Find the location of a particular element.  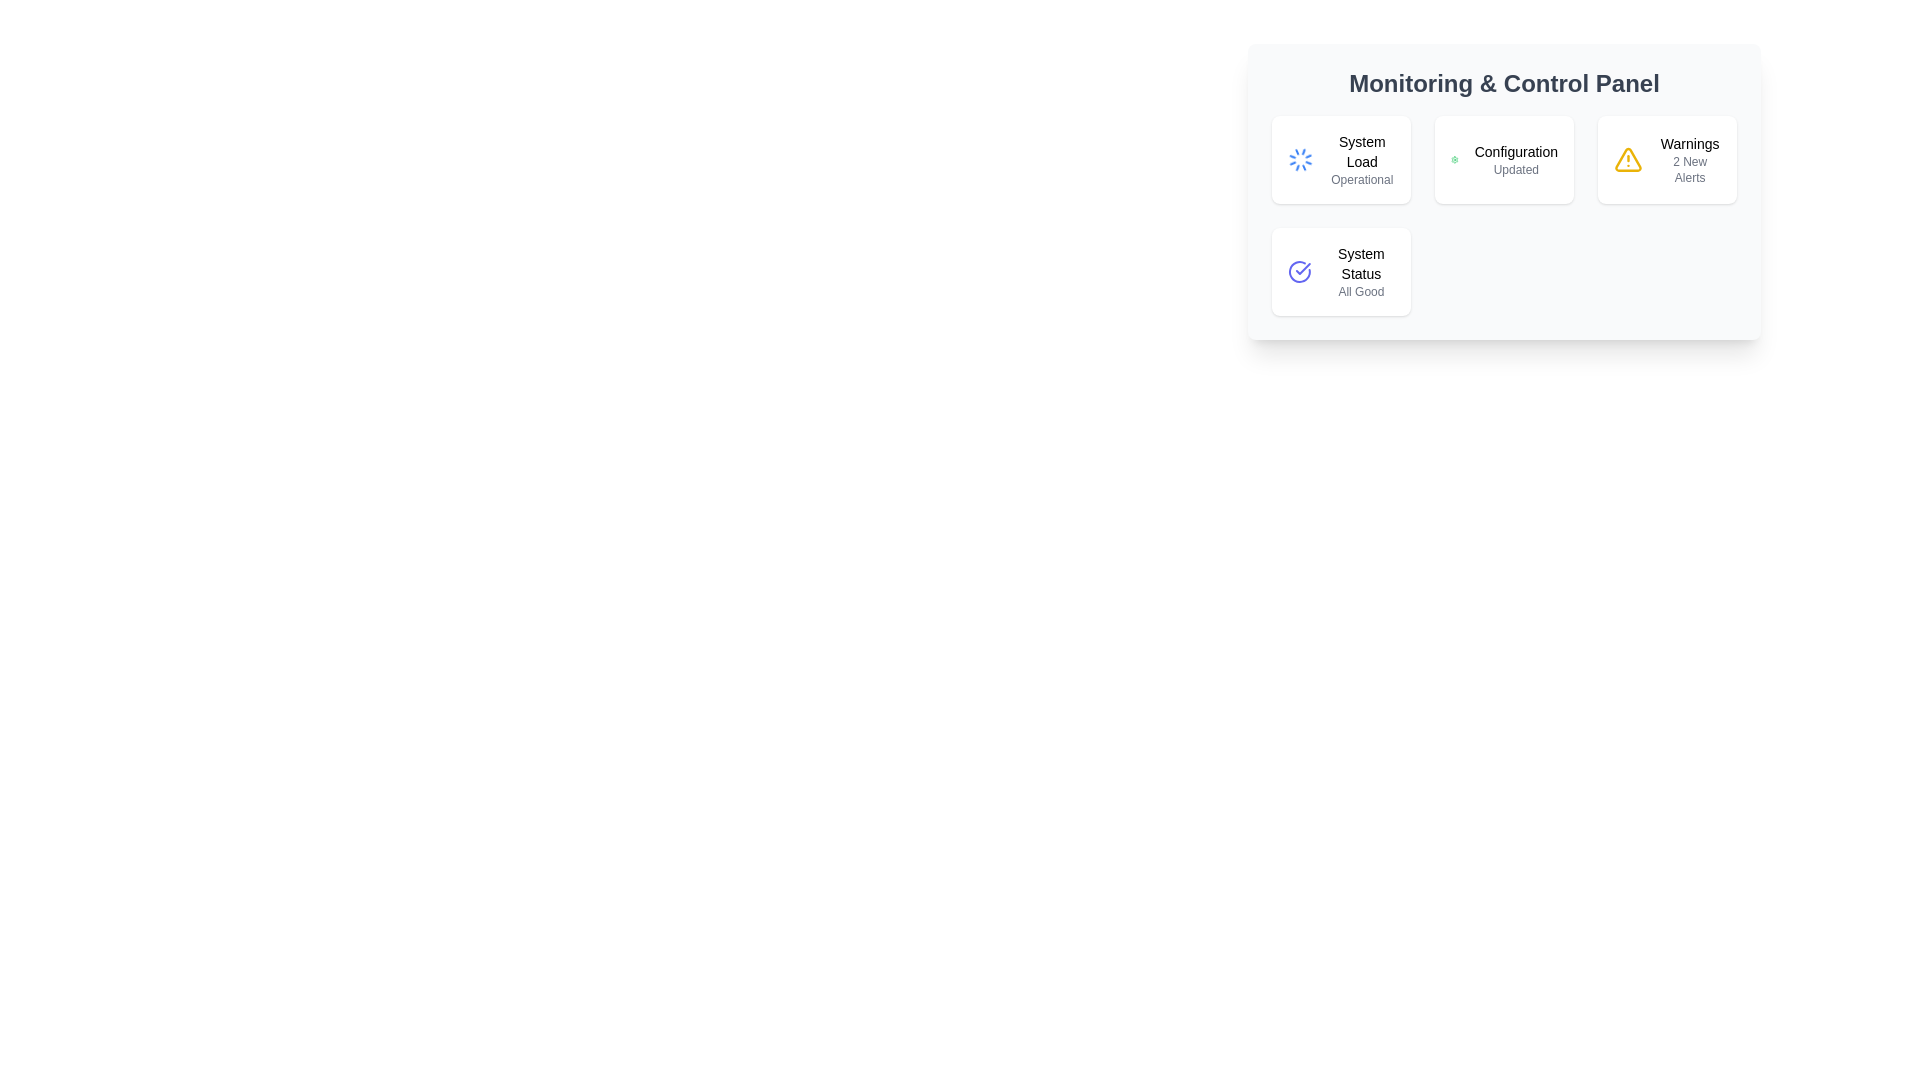

the spinning loader icon, which is styled as a circular animation with blue strokes and located to the left of the text 'System Load Operational' in the 'Monitoring & Control Panel' section is located at coordinates (1300, 158).